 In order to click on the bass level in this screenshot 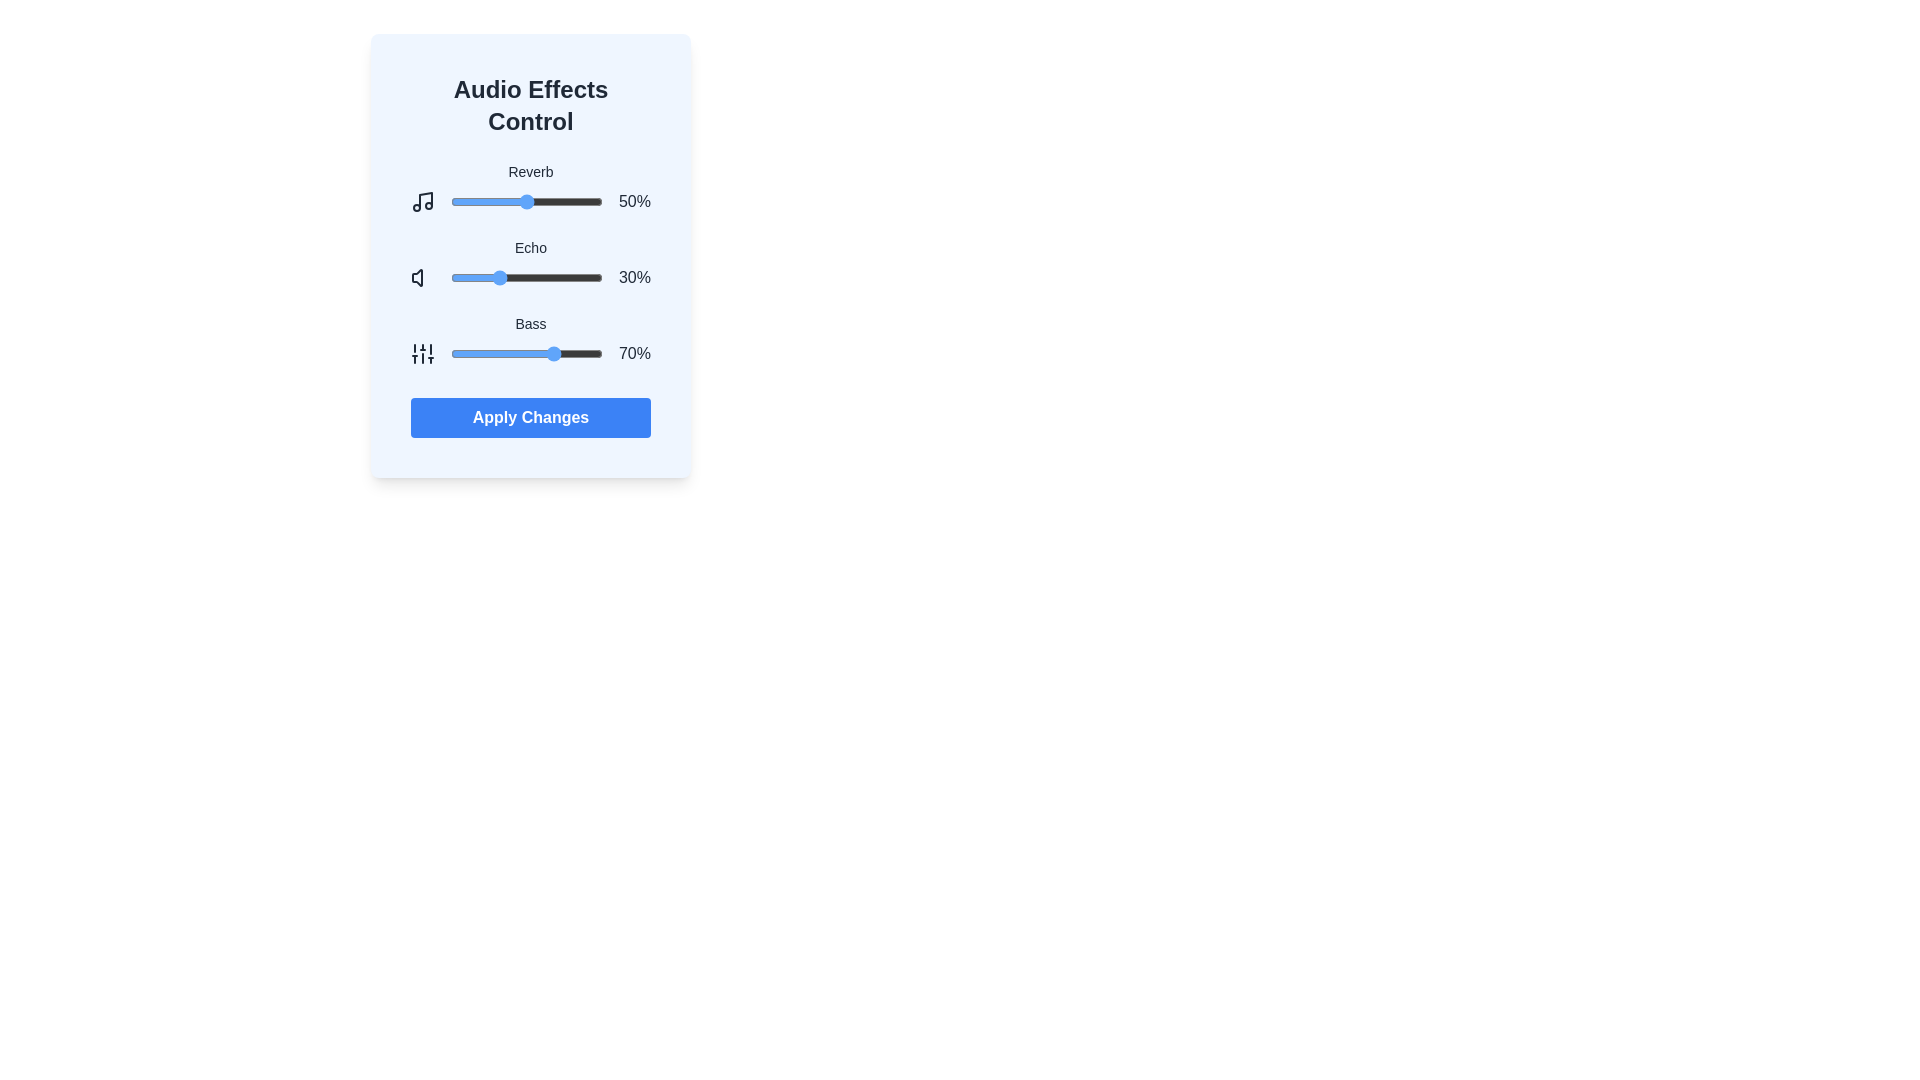, I will do `click(540, 353)`.